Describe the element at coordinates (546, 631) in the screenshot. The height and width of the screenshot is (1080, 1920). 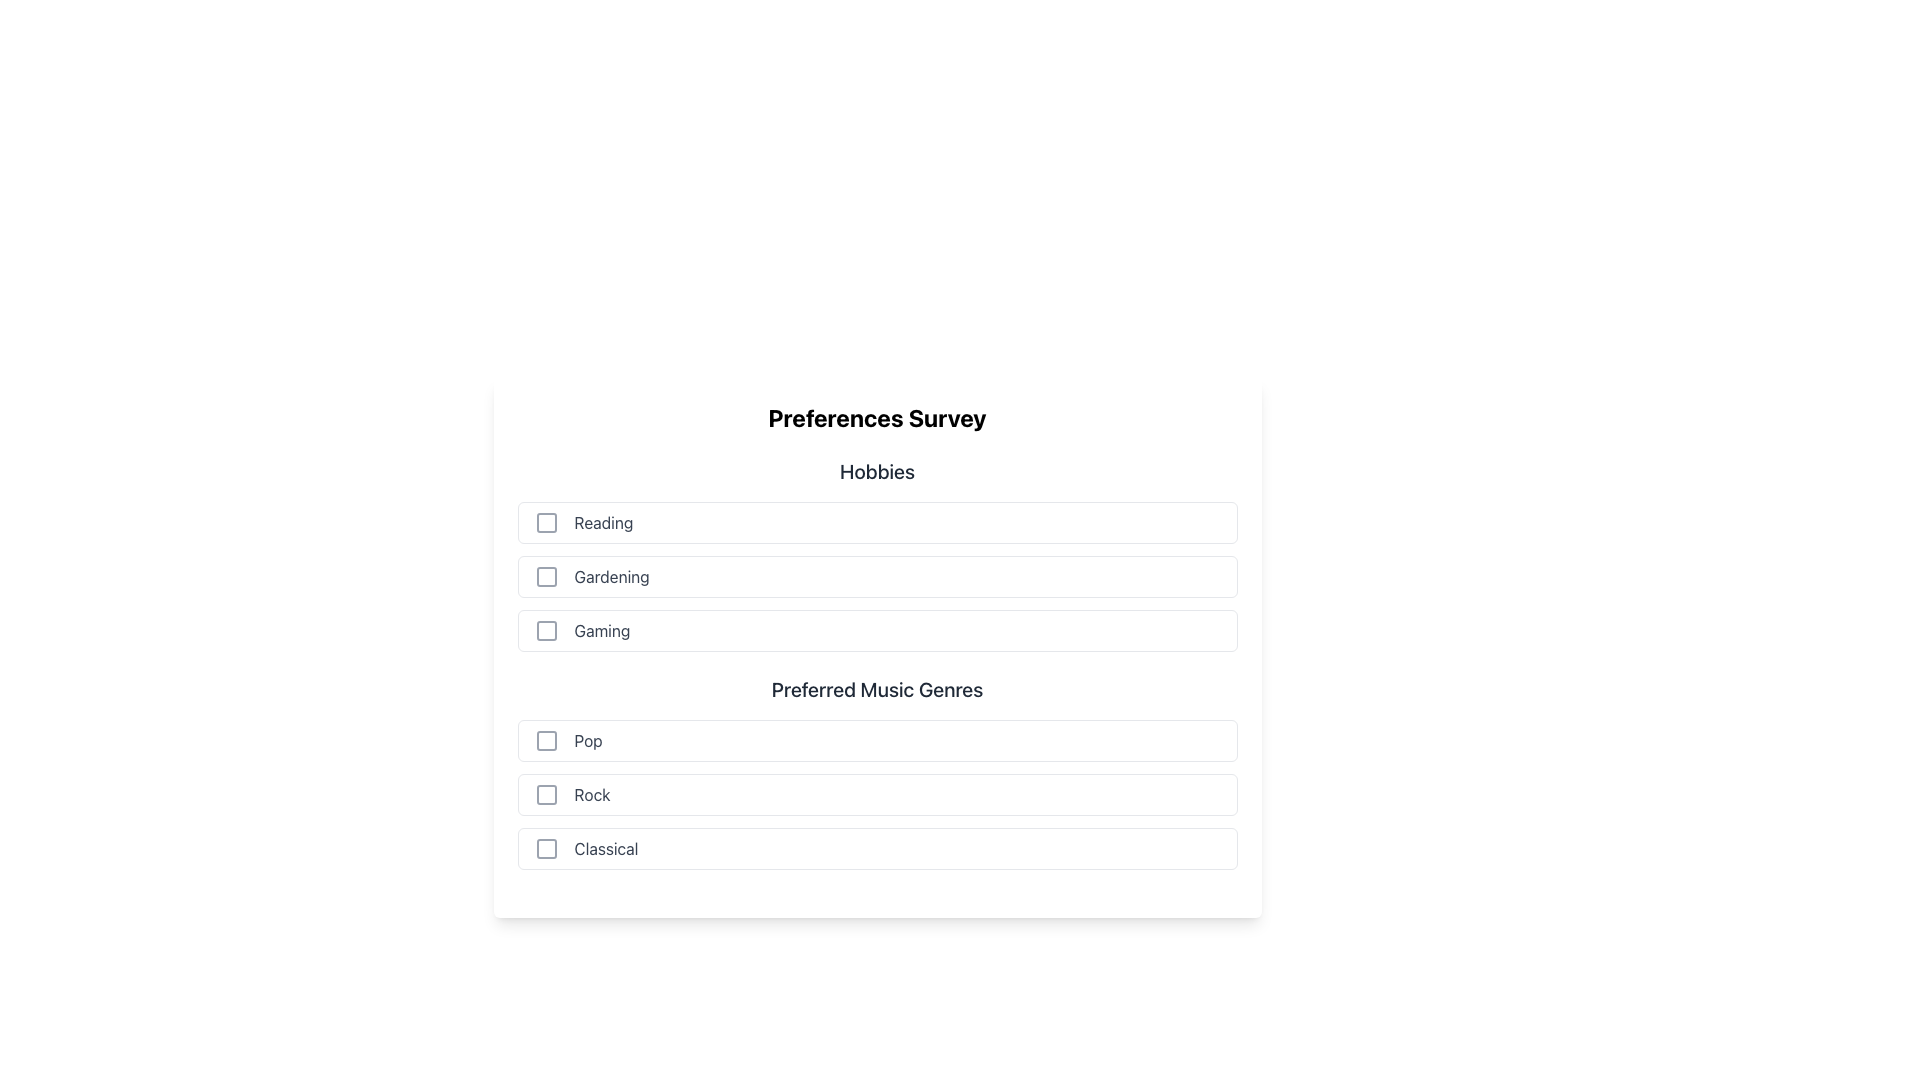
I see `the checkbox for 'Gaming' in the third position under the 'Hobbies' section` at that location.